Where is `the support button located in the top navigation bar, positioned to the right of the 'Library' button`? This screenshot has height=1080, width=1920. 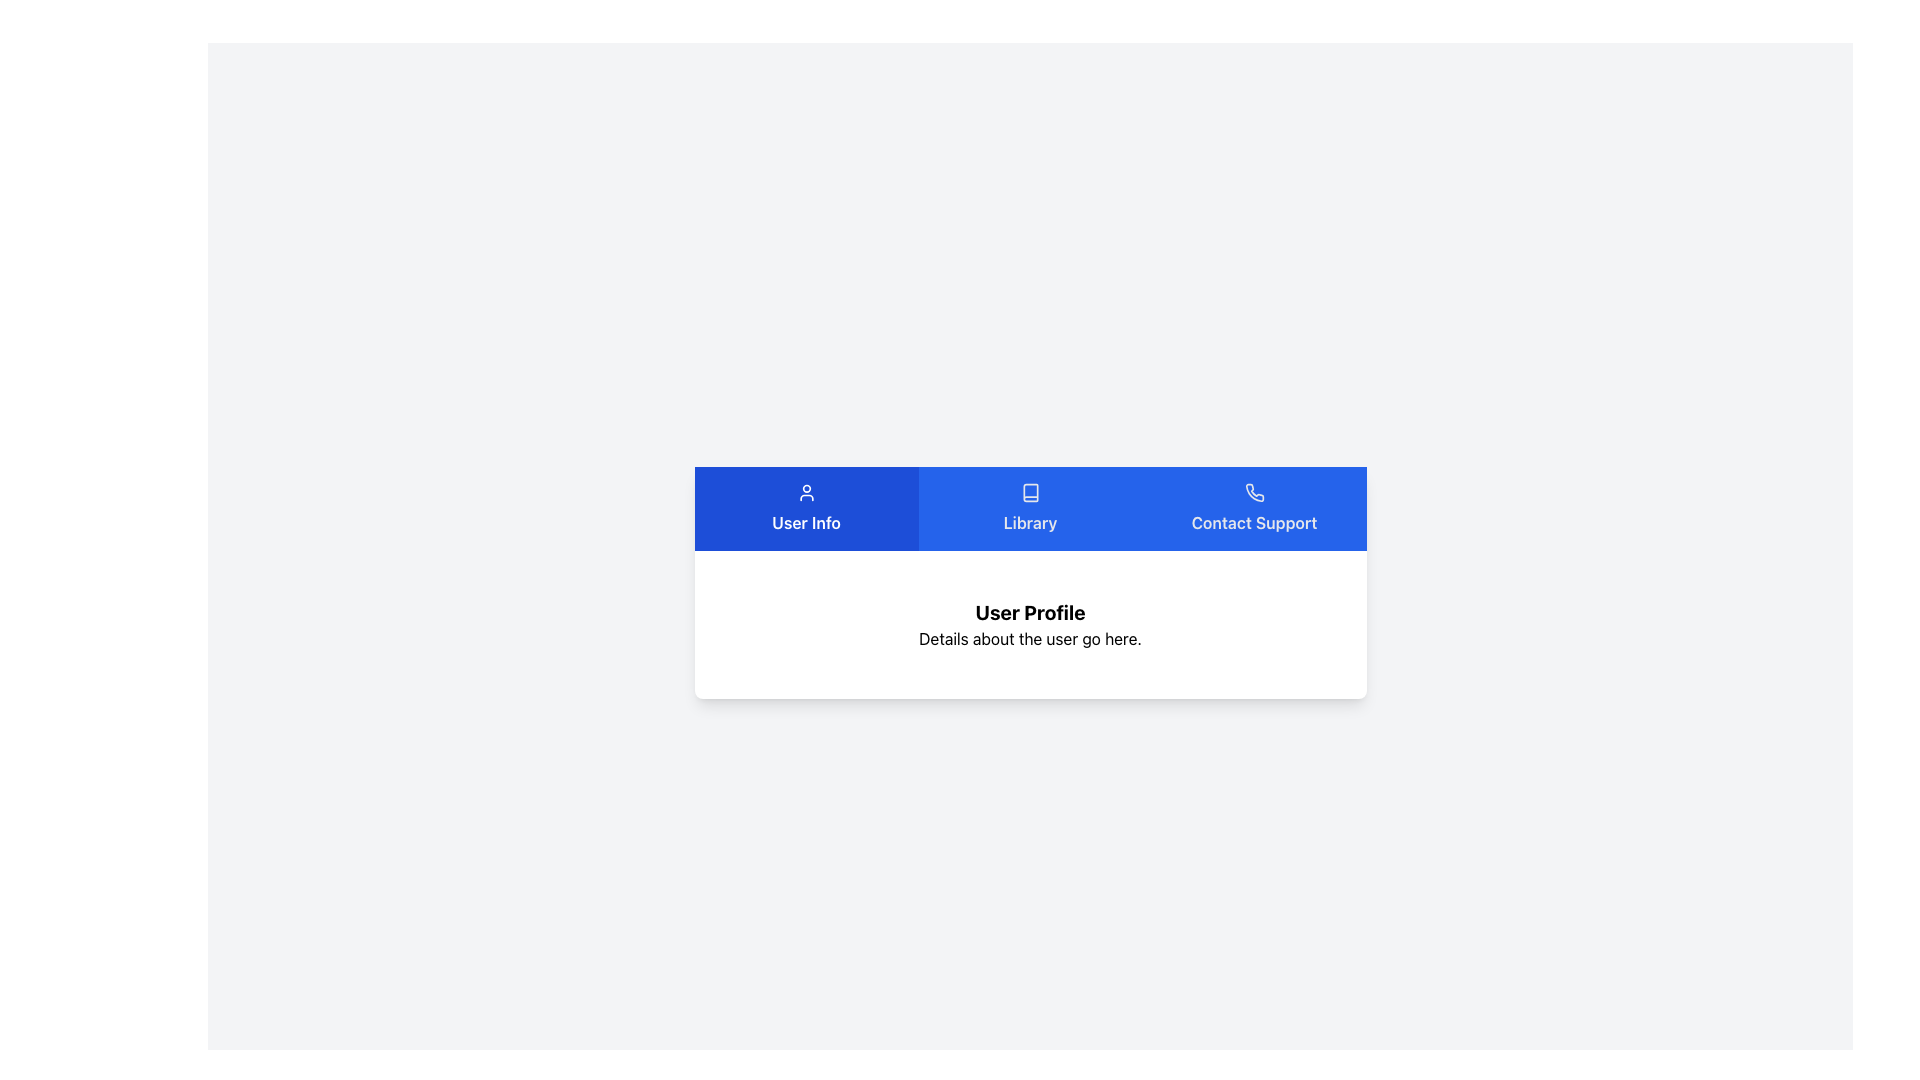 the support button located in the top navigation bar, positioned to the right of the 'Library' button is located at coordinates (1253, 508).